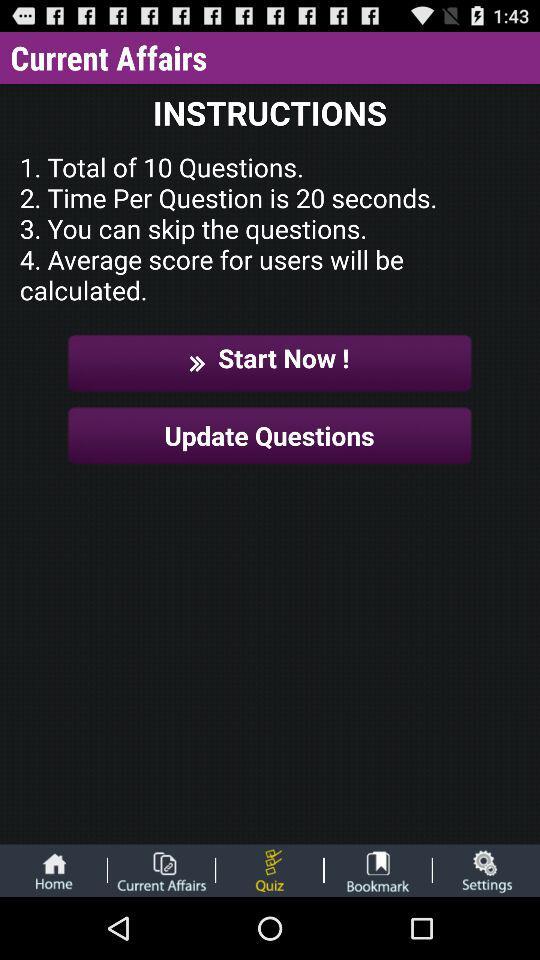 This screenshot has height=960, width=540. What do you see at coordinates (269, 435) in the screenshot?
I see `the update questions item` at bounding box center [269, 435].